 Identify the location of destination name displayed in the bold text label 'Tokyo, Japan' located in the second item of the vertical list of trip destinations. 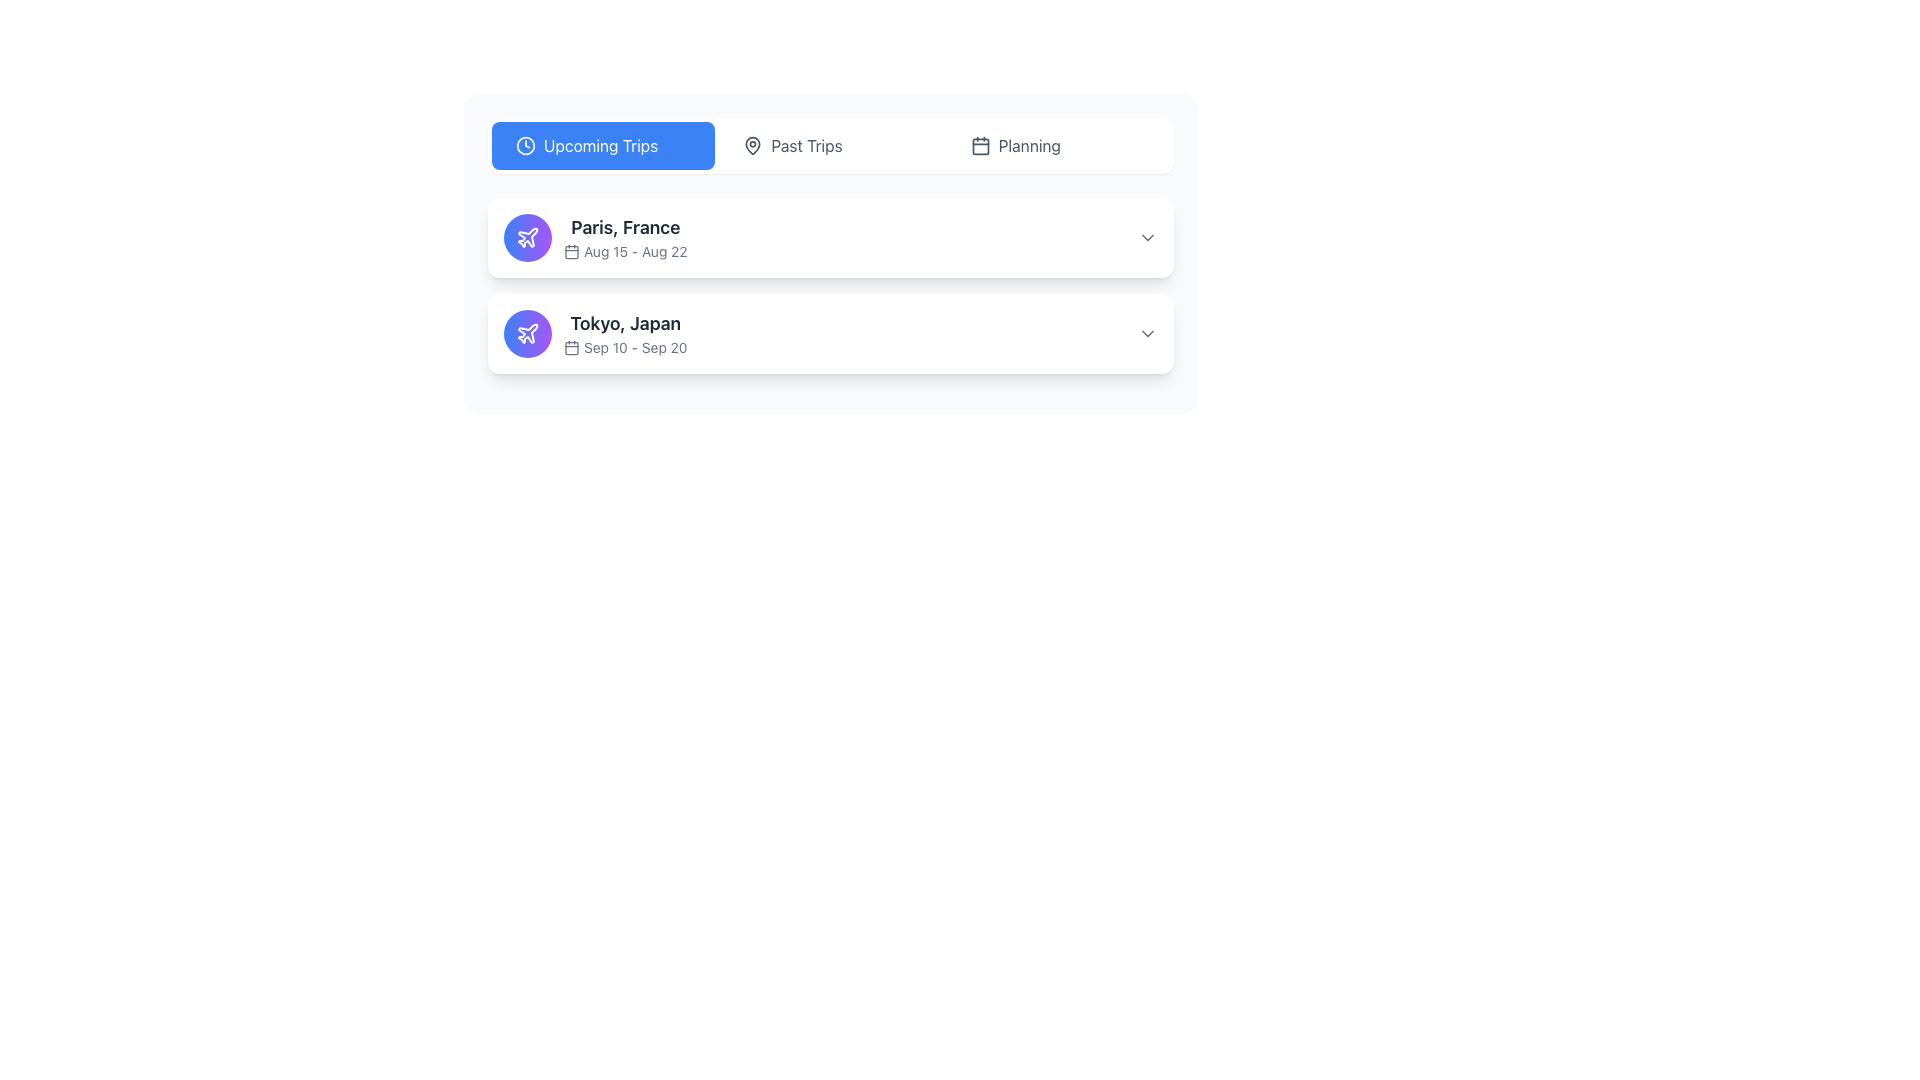
(624, 323).